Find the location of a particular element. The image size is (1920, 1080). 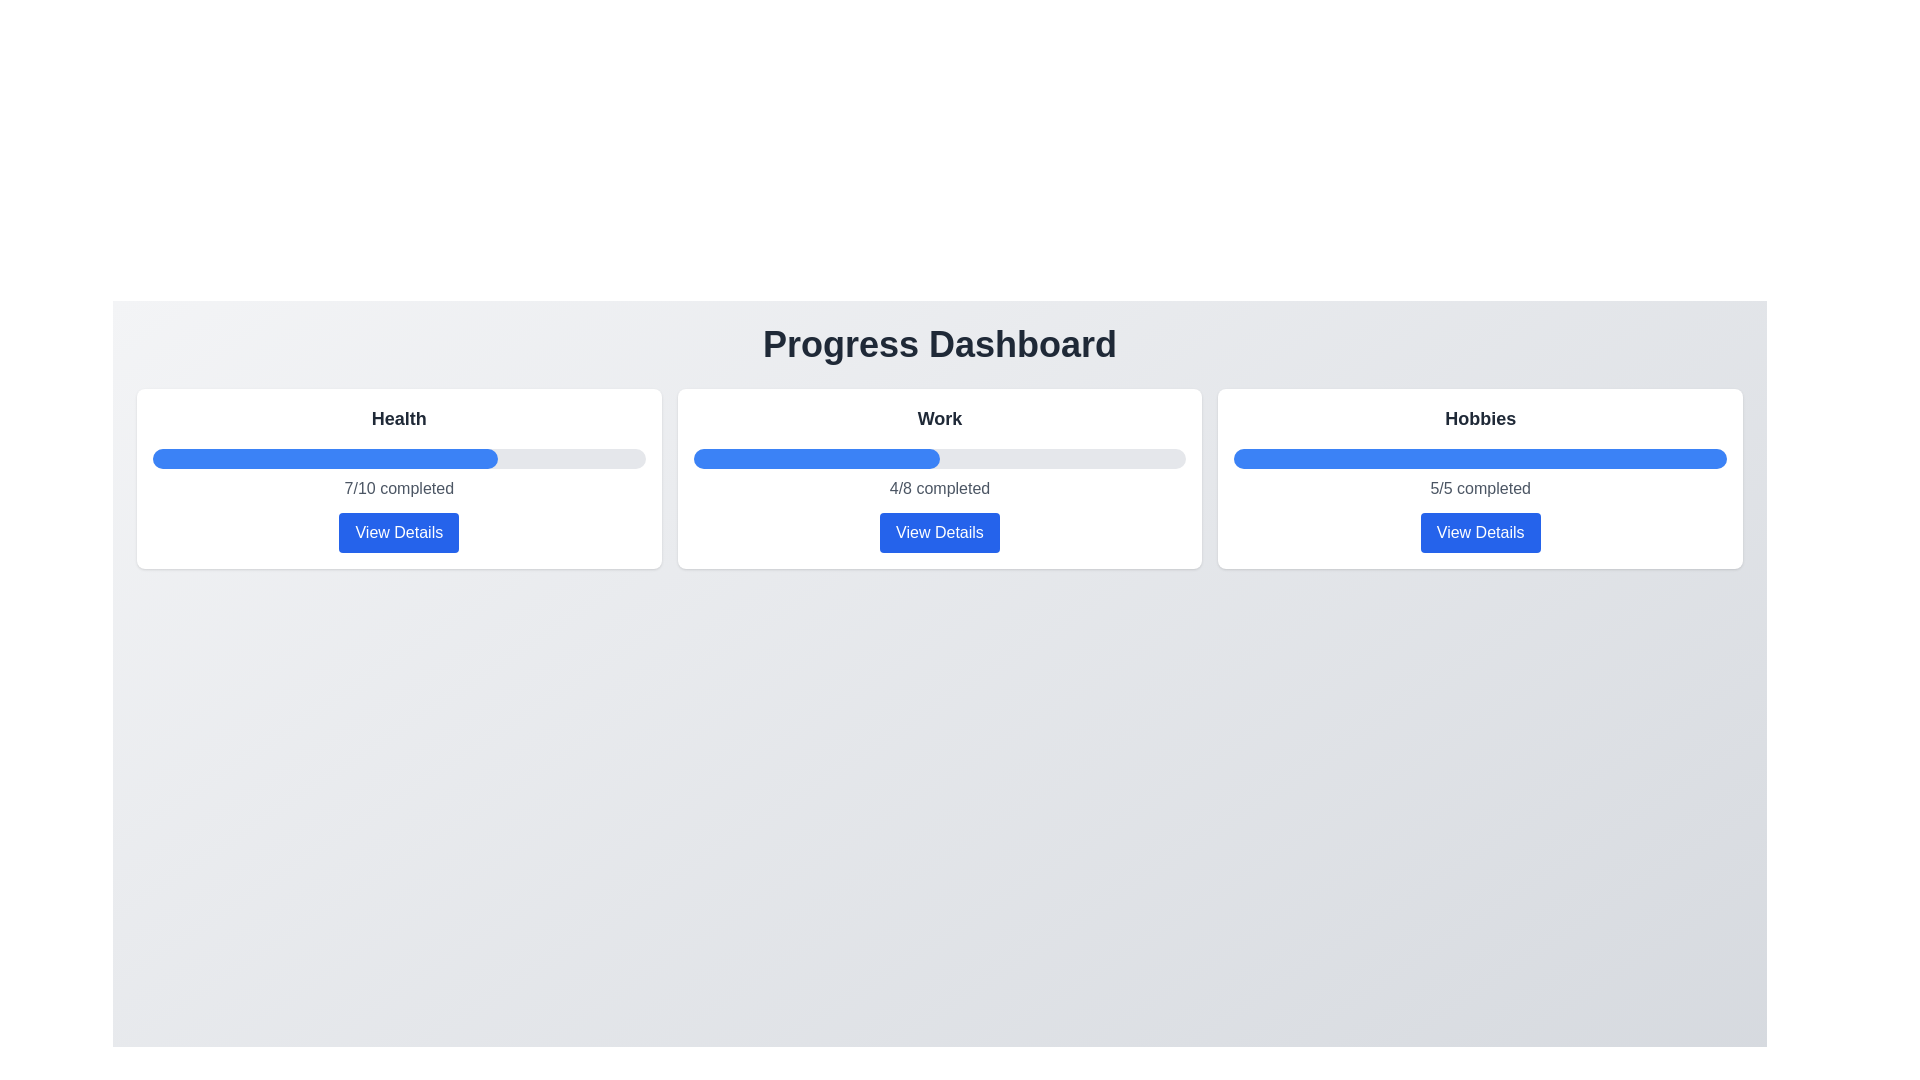

the 'View Details' button with white text on a blue background, located at the bottom of the 'Work' section card is located at coordinates (939, 531).